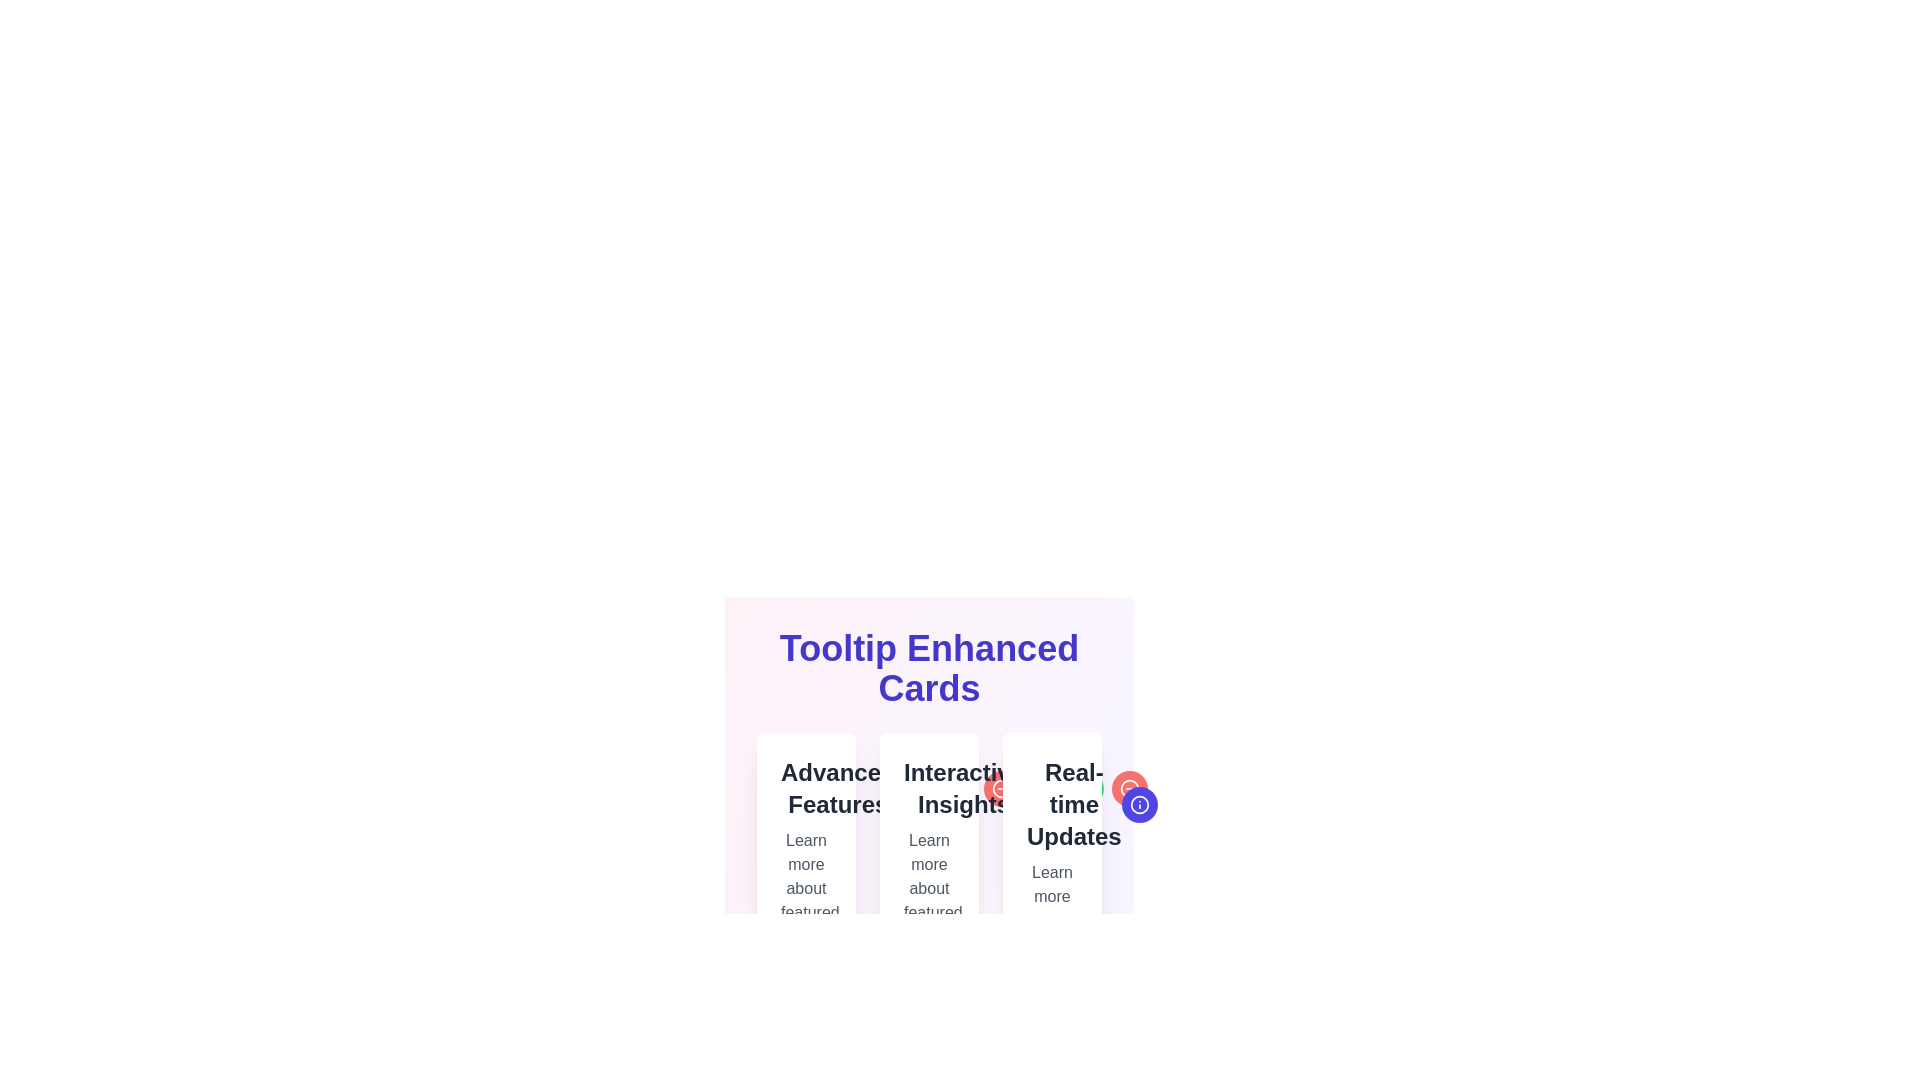 The width and height of the screenshot is (1920, 1080). What do you see at coordinates (1085, 788) in the screenshot?
I see `the circular green button with a white '+' symbol, which is the second button in a horizontal arrangement of three buttons` at bounding box center [1085, 788].